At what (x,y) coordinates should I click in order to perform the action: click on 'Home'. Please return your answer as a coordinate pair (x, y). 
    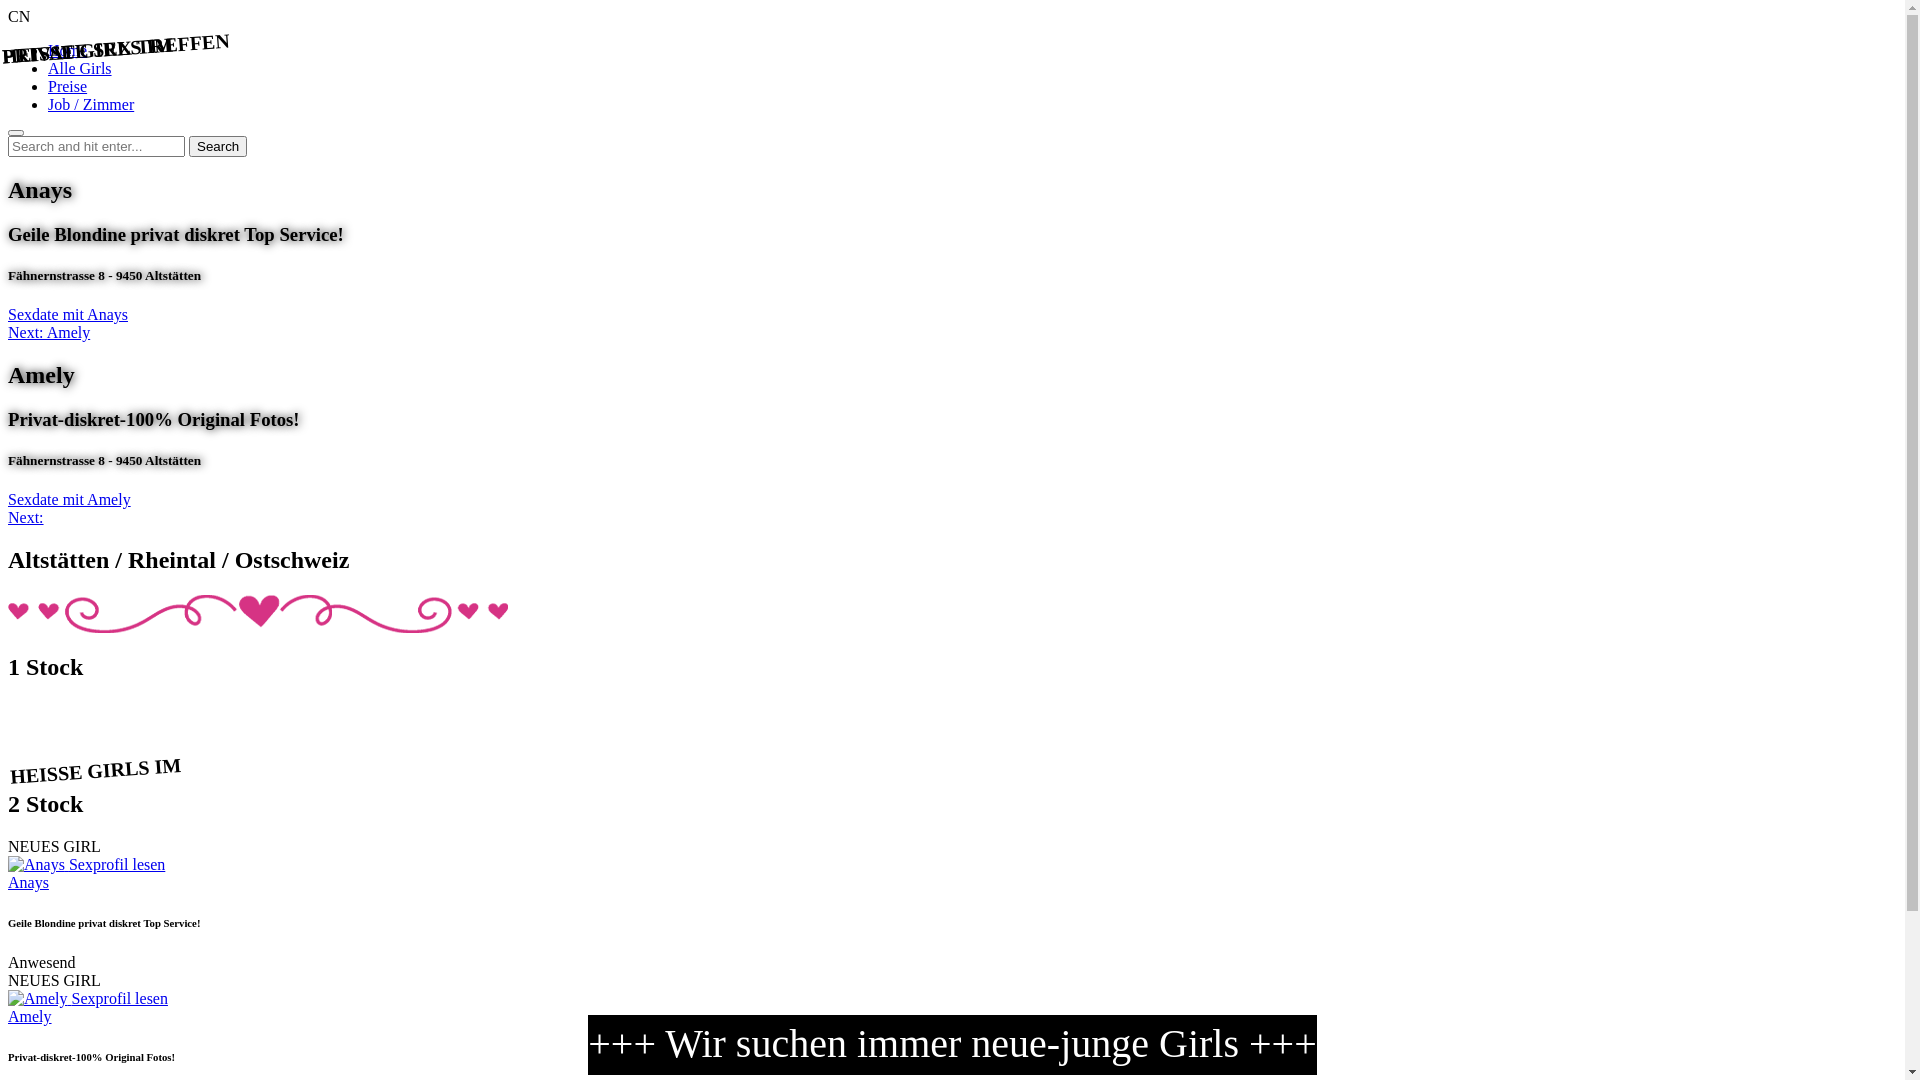
    Looking at the image, I should click on (67, 49).